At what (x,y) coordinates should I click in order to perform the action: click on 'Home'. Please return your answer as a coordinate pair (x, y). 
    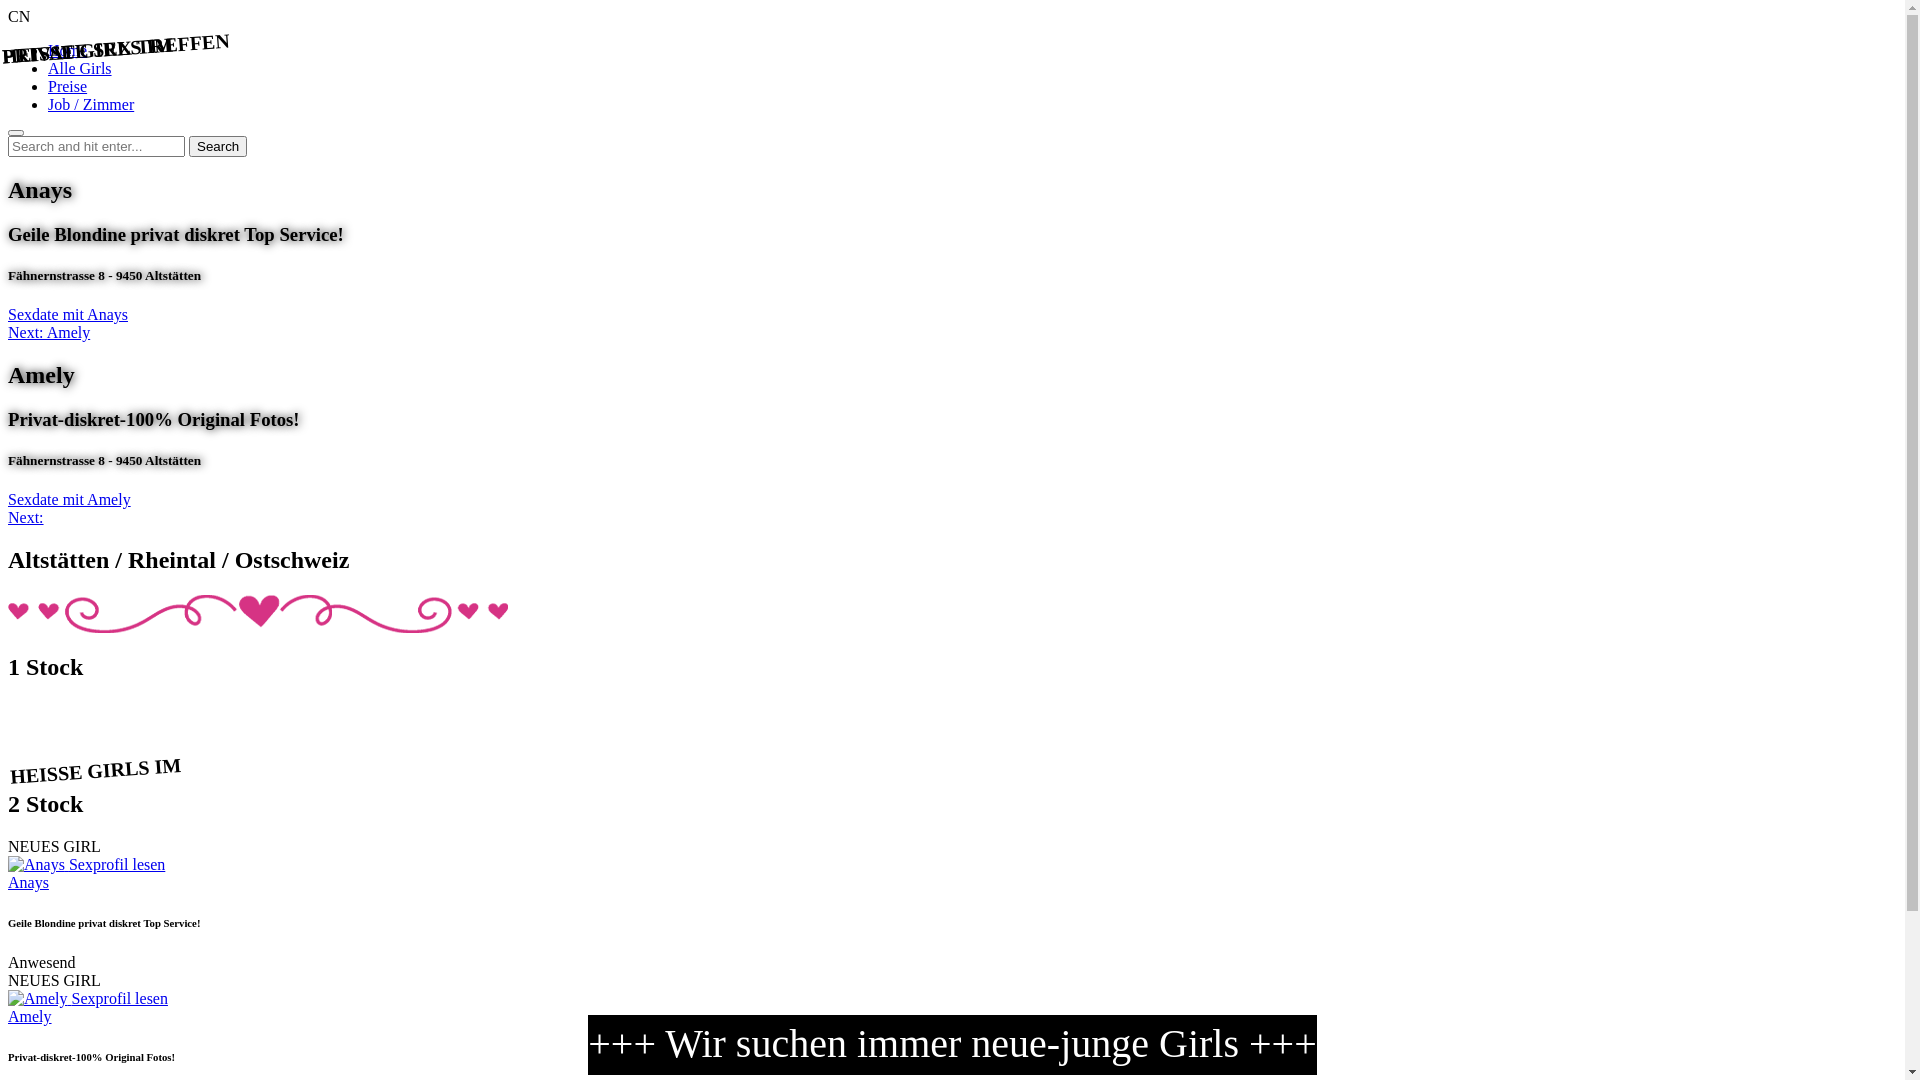
    Looking at the image, I should click on (67, 49).